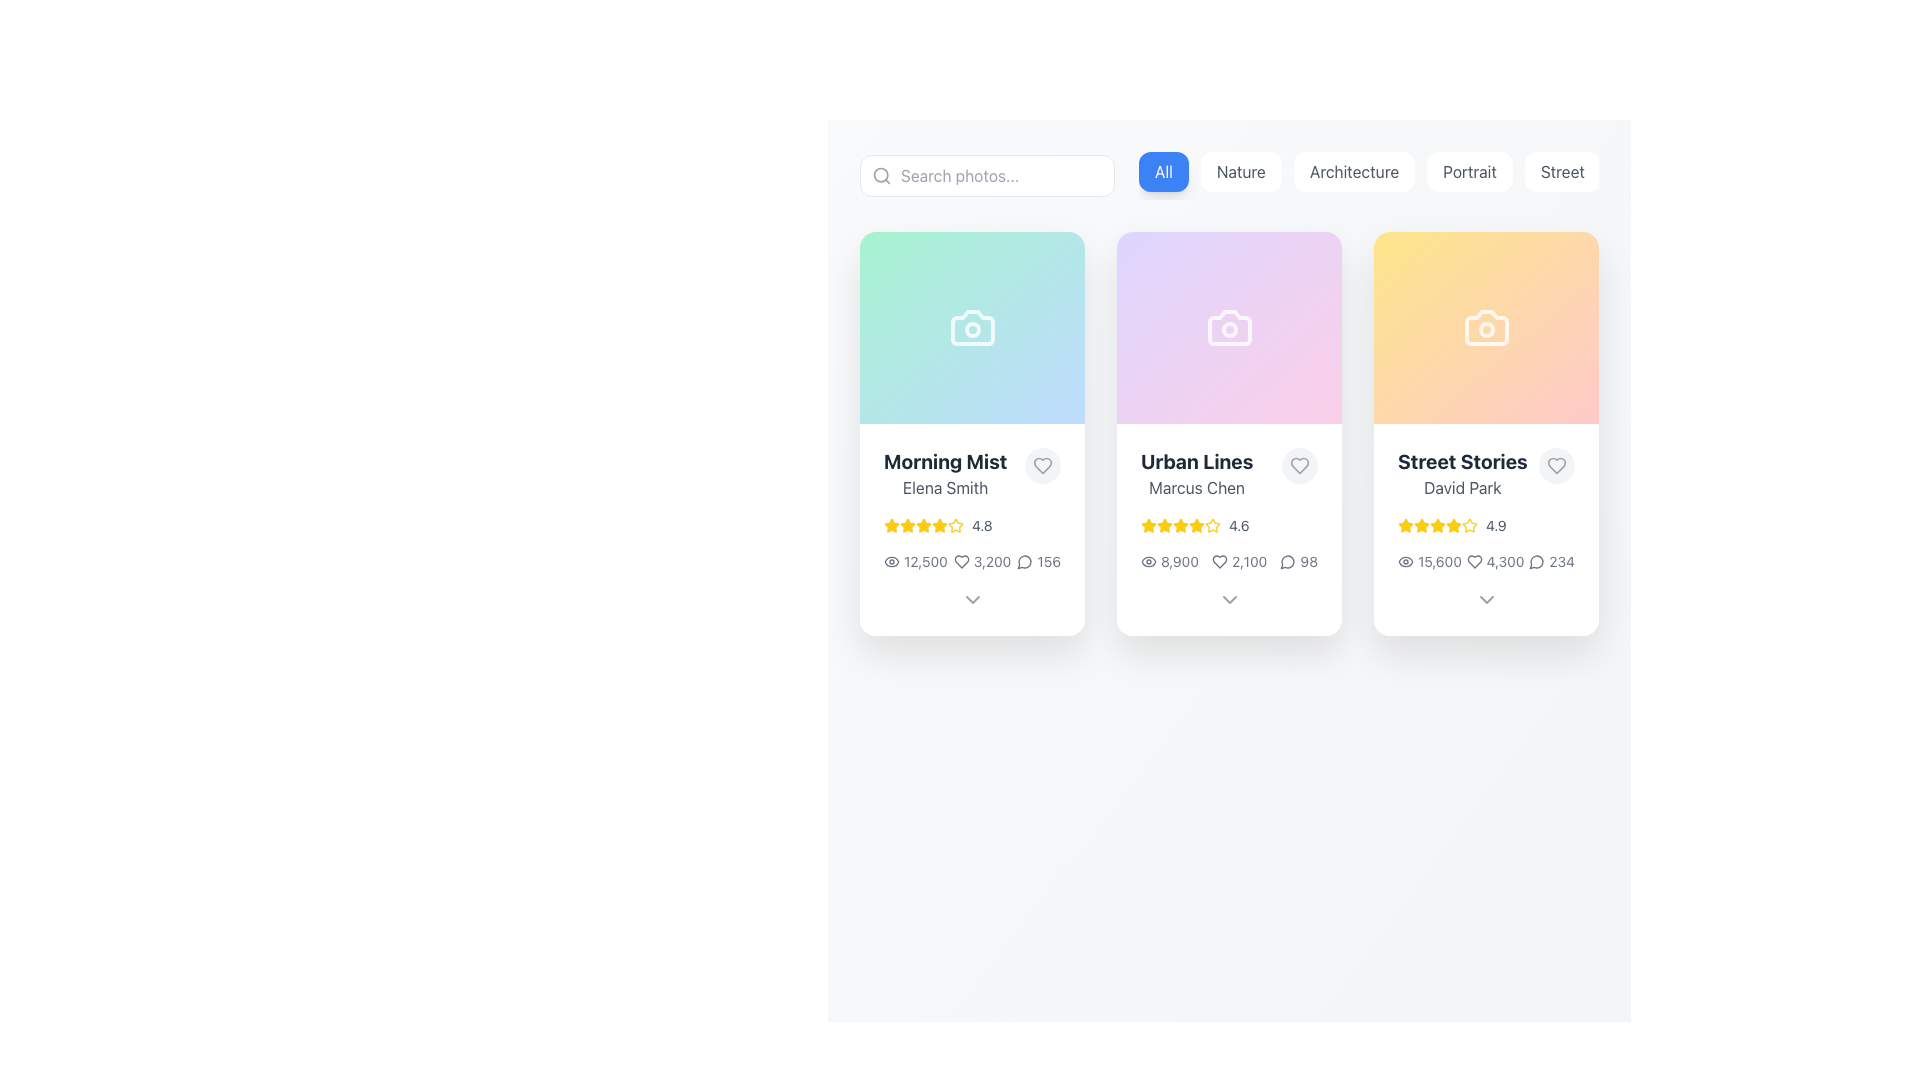 The width and height of the screenshot is (1920, 1080). I want to click on the center of the heart-shaped icon at the bottom-right corner of the 'Street Stories' card to 'like' or 'unlike' the content, so click(1555, 466).